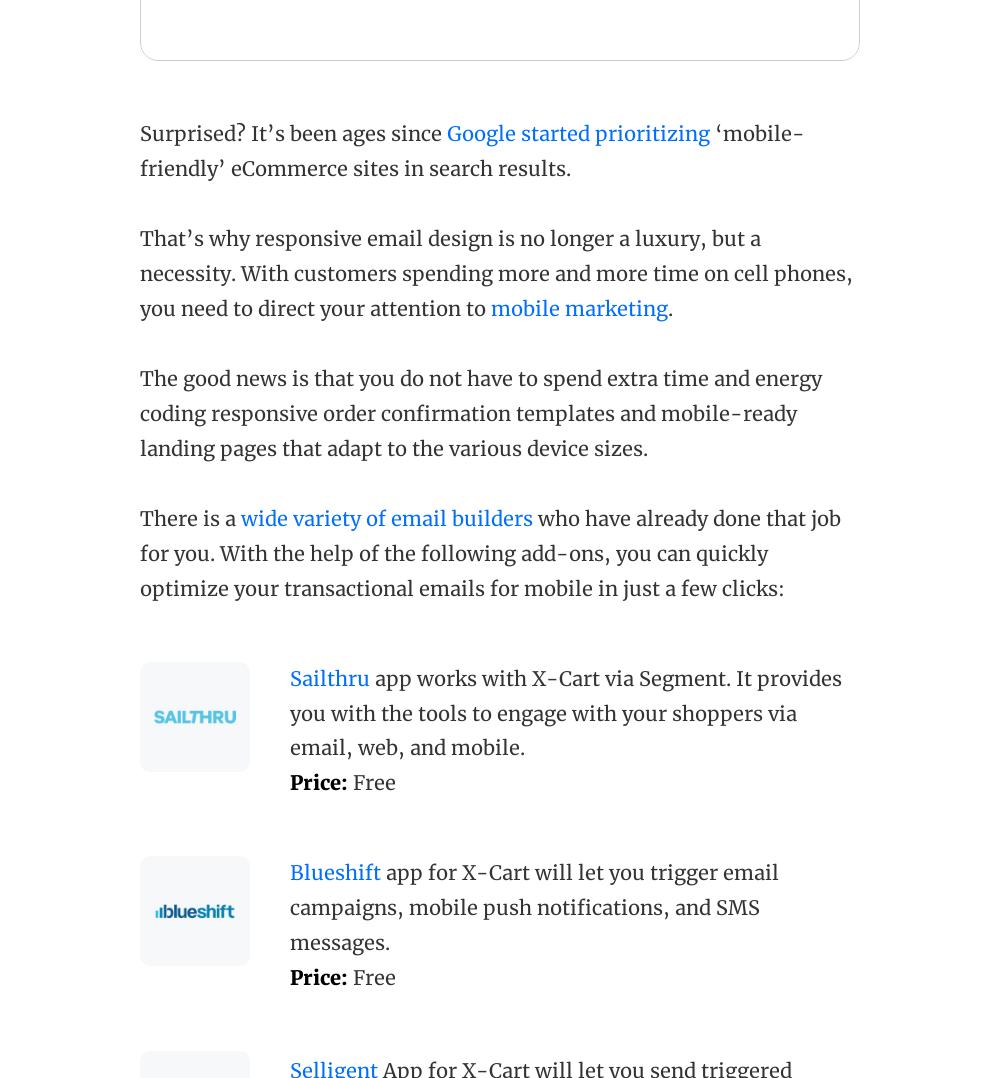 The height and width of the screenshot is (1078, 1000). What do you see at coordinates (140, 517) in the screenshot?
I see `'There is a'` at bounding box center [140, 517].